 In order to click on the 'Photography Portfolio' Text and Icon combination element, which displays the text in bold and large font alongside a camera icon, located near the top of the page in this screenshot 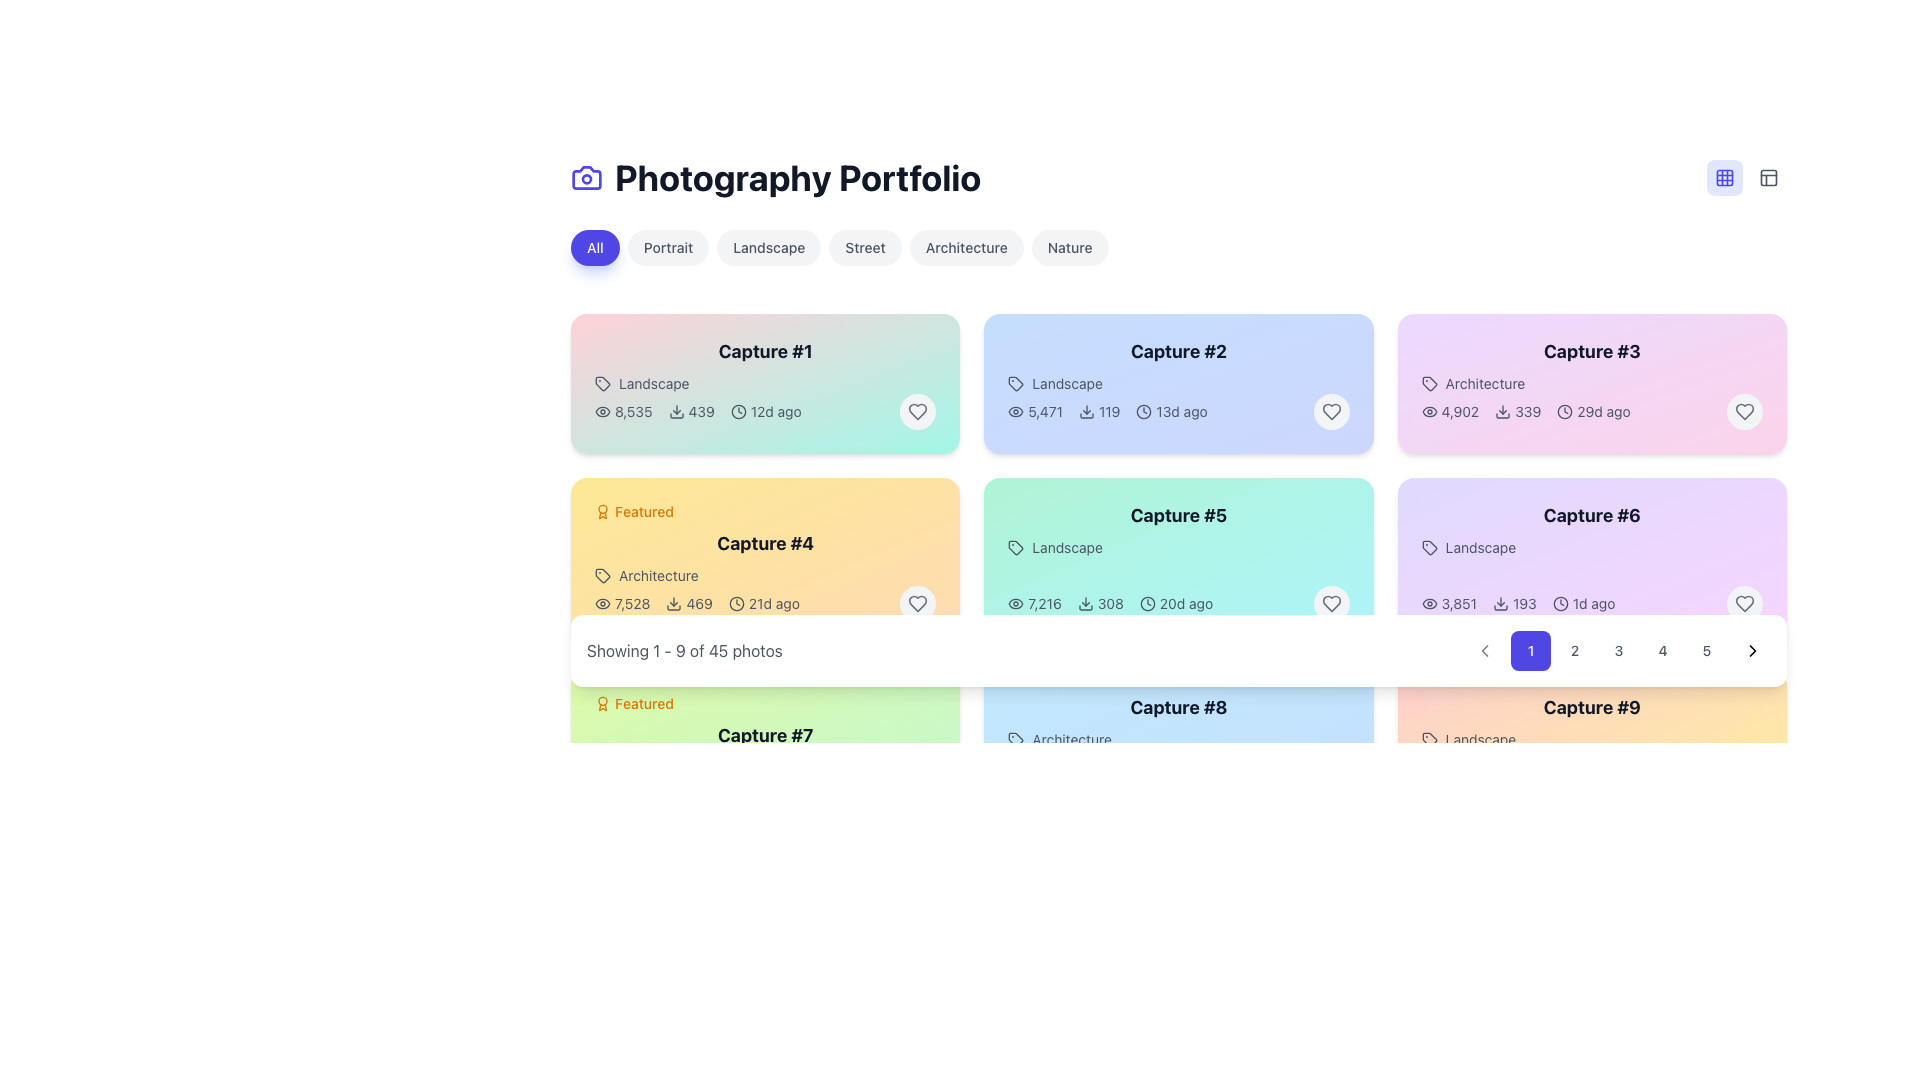, I will do `click(775, 176)`.